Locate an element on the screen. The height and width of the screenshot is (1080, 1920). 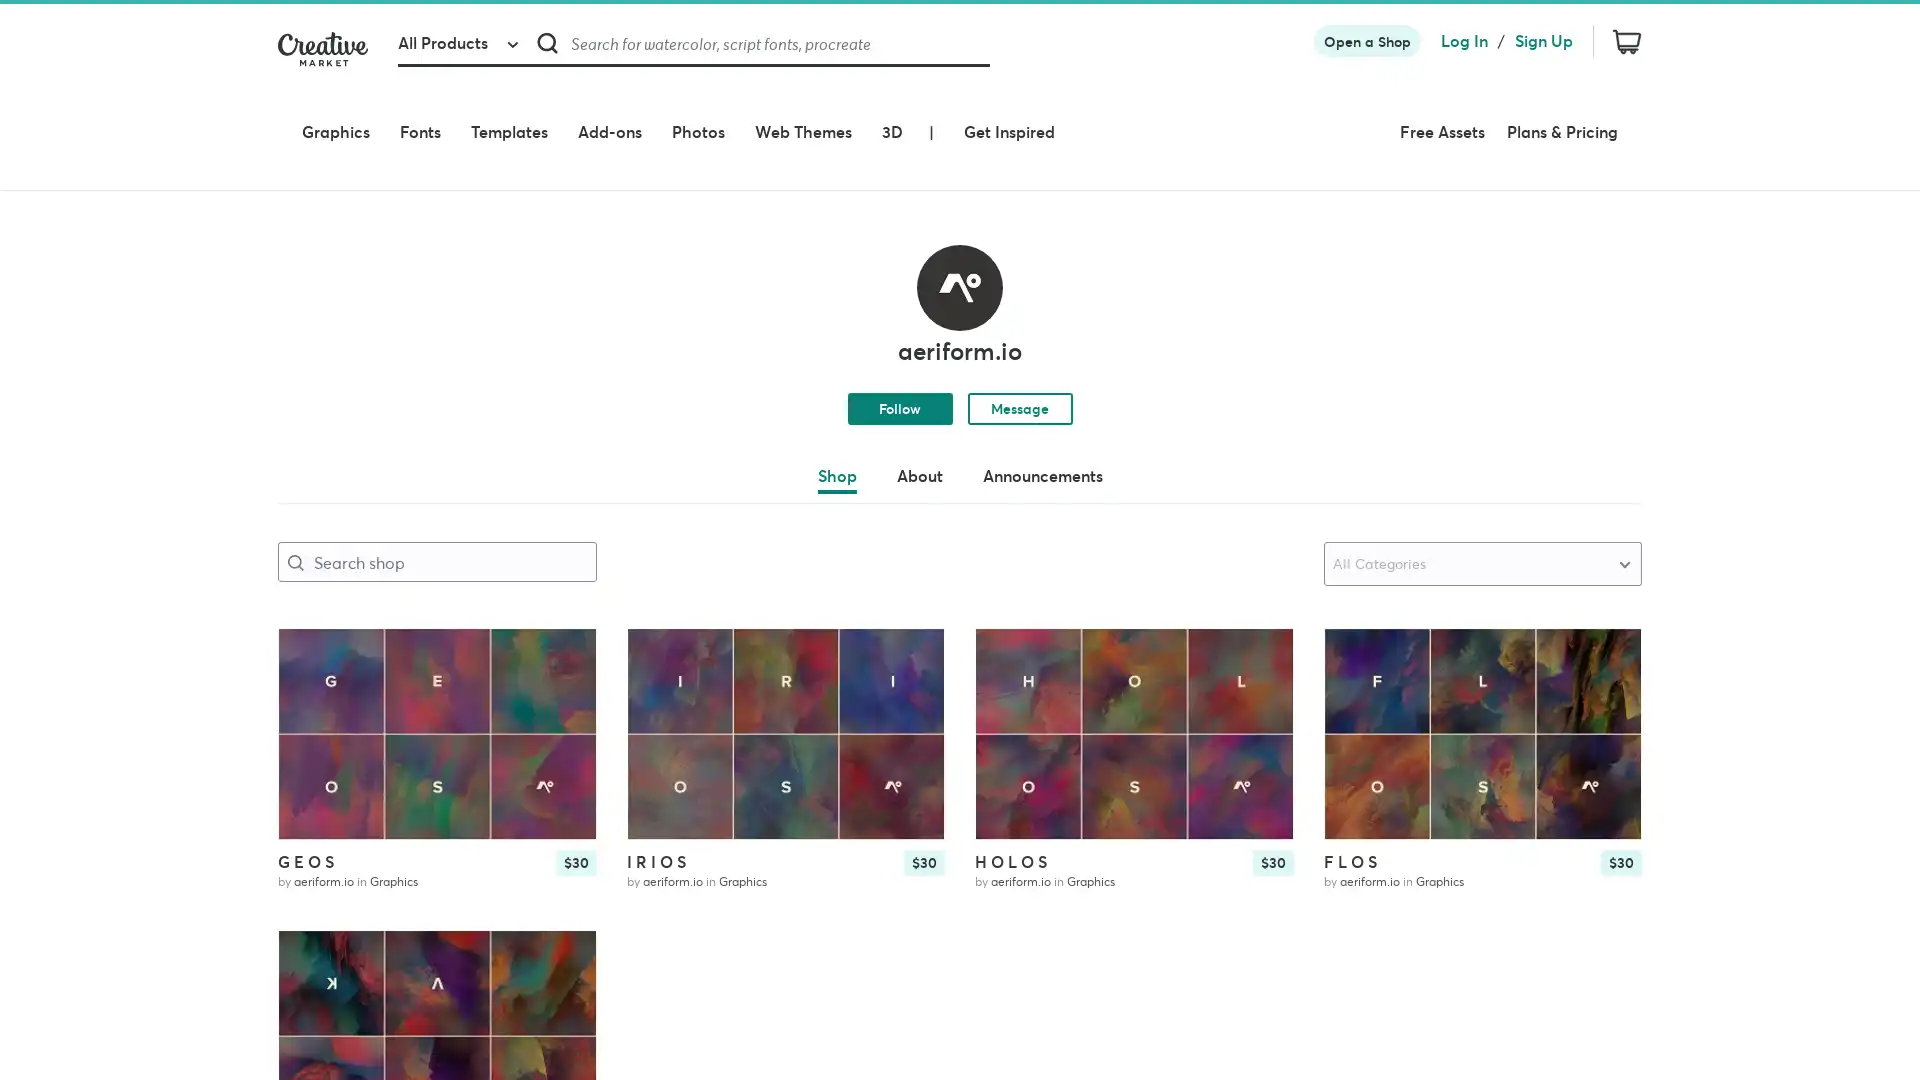
Message is located at coordinates (1019, 335).